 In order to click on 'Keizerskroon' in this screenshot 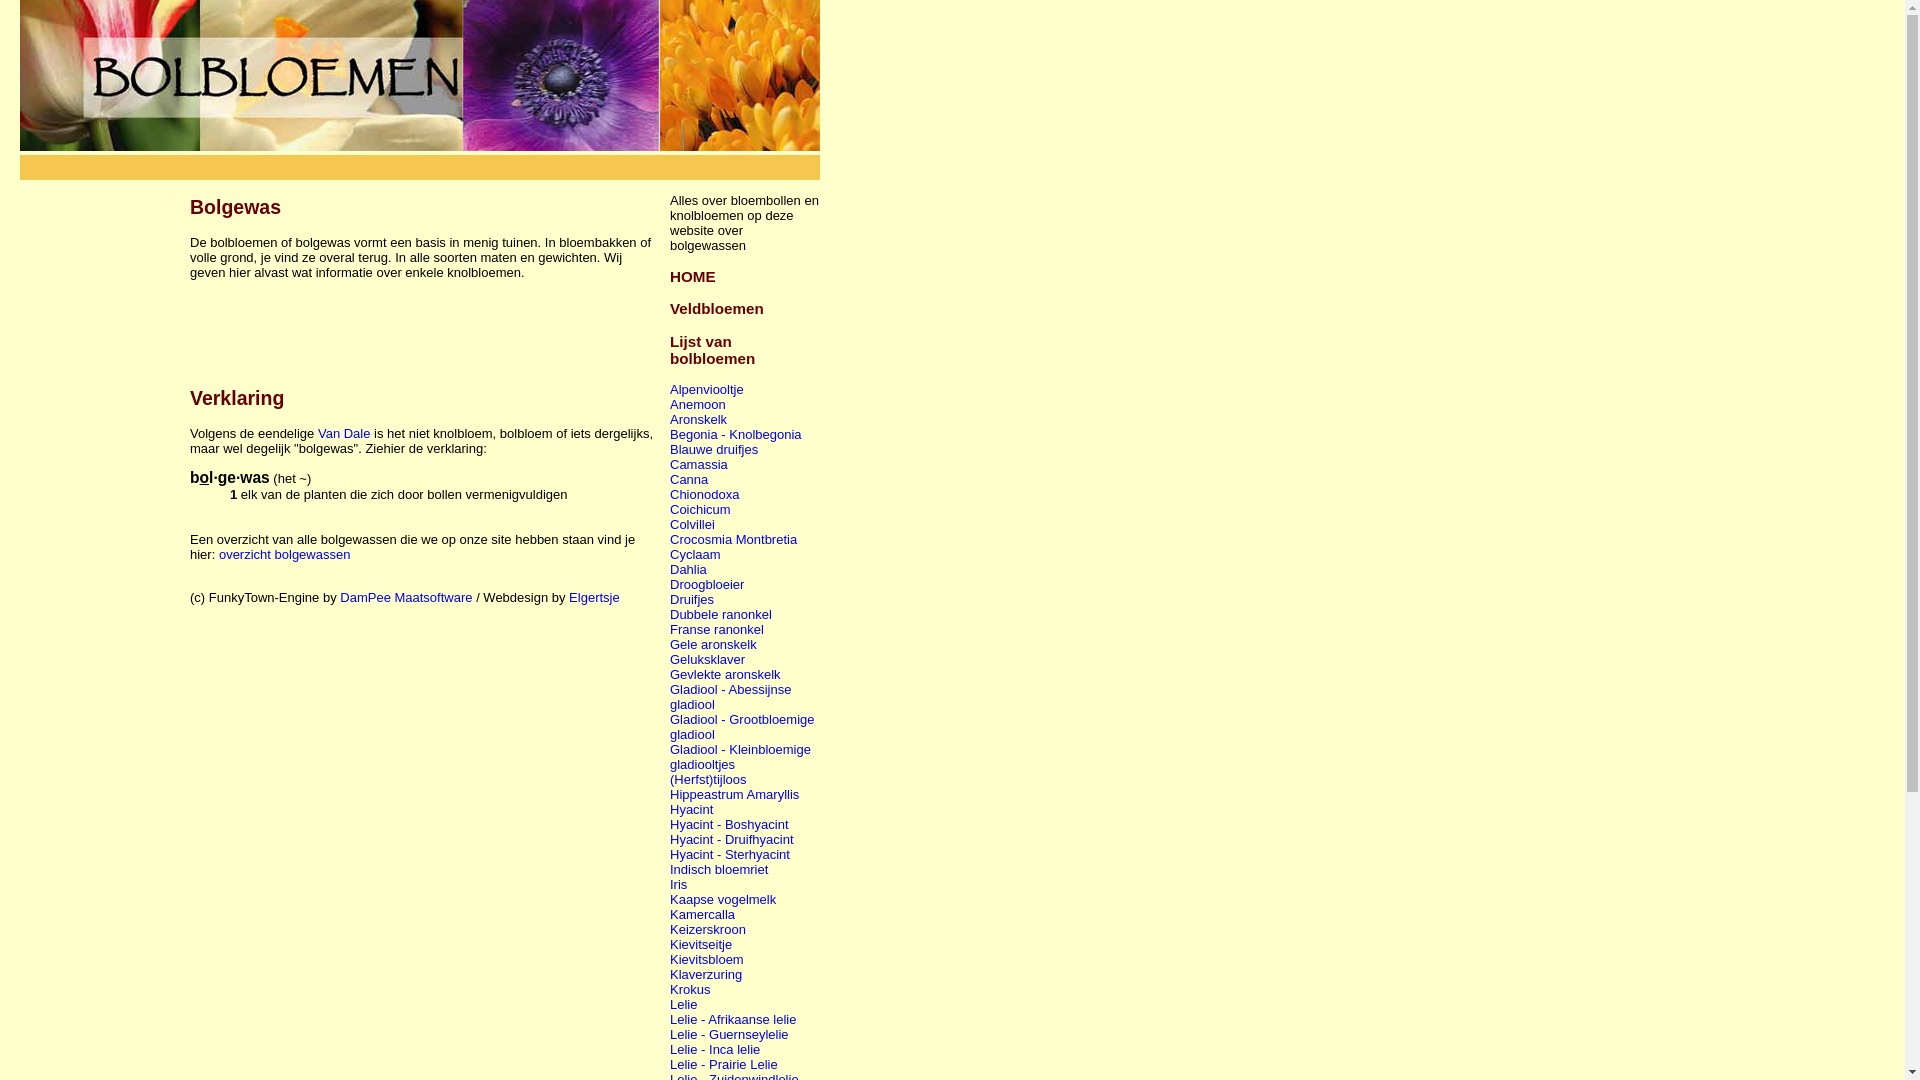, I will do `click(708, 929)`.